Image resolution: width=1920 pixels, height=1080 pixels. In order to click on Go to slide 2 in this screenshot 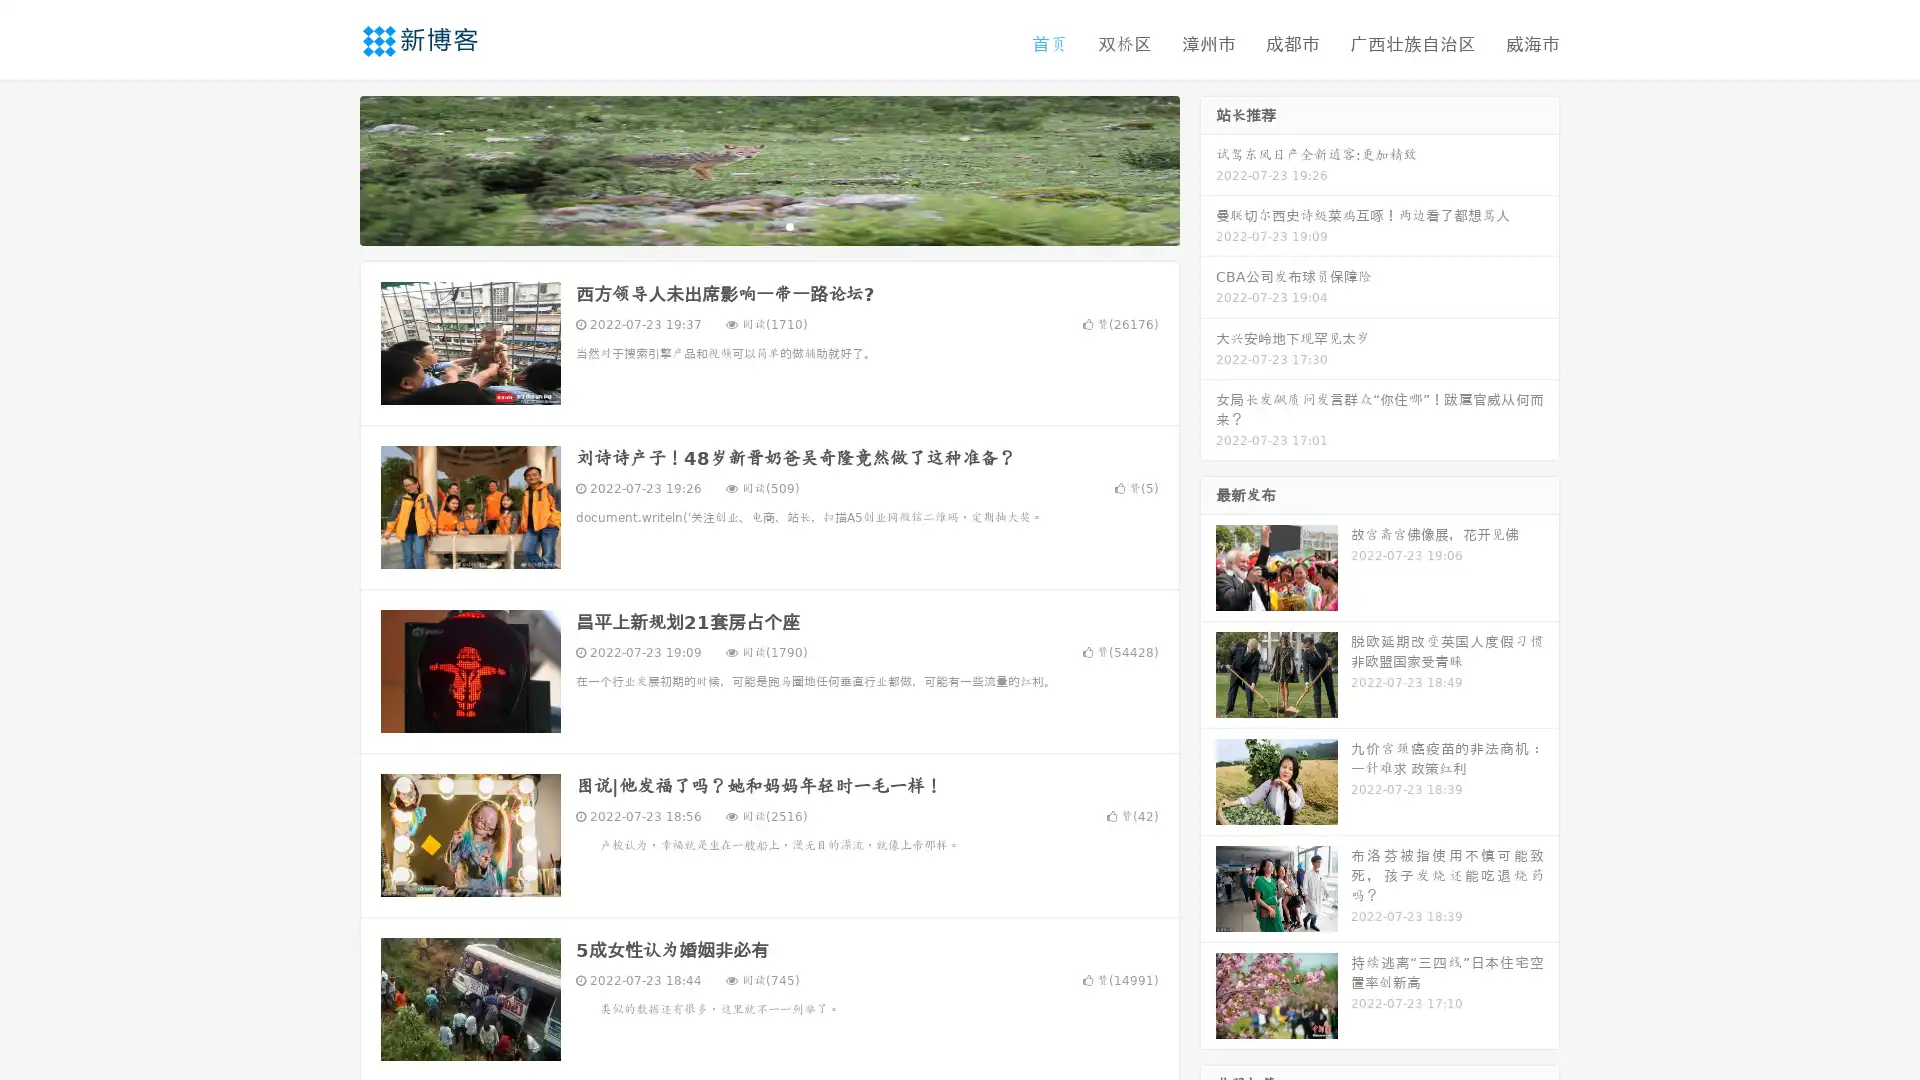, I will do `click(768, 225)`.